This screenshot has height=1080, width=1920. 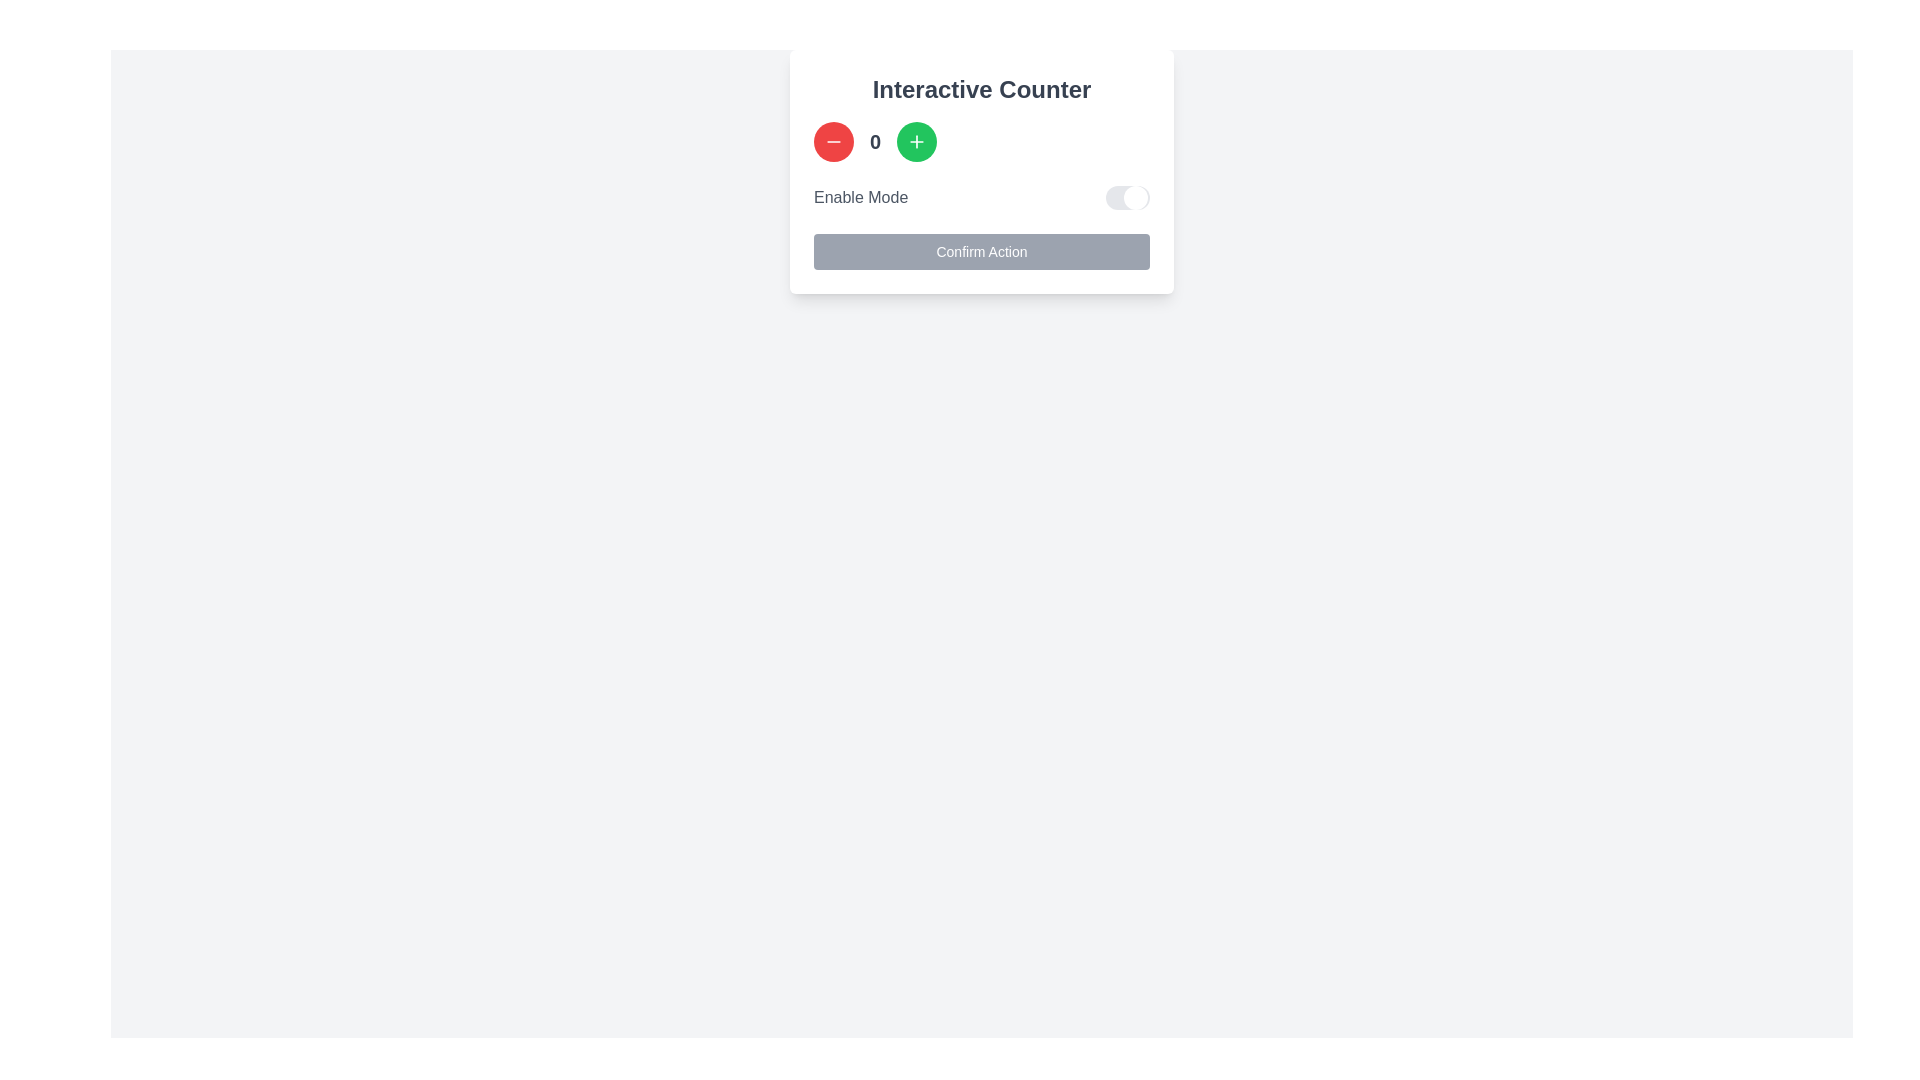 I want to click on the circular green button with a white plus sign, so click(x=916, y=141).